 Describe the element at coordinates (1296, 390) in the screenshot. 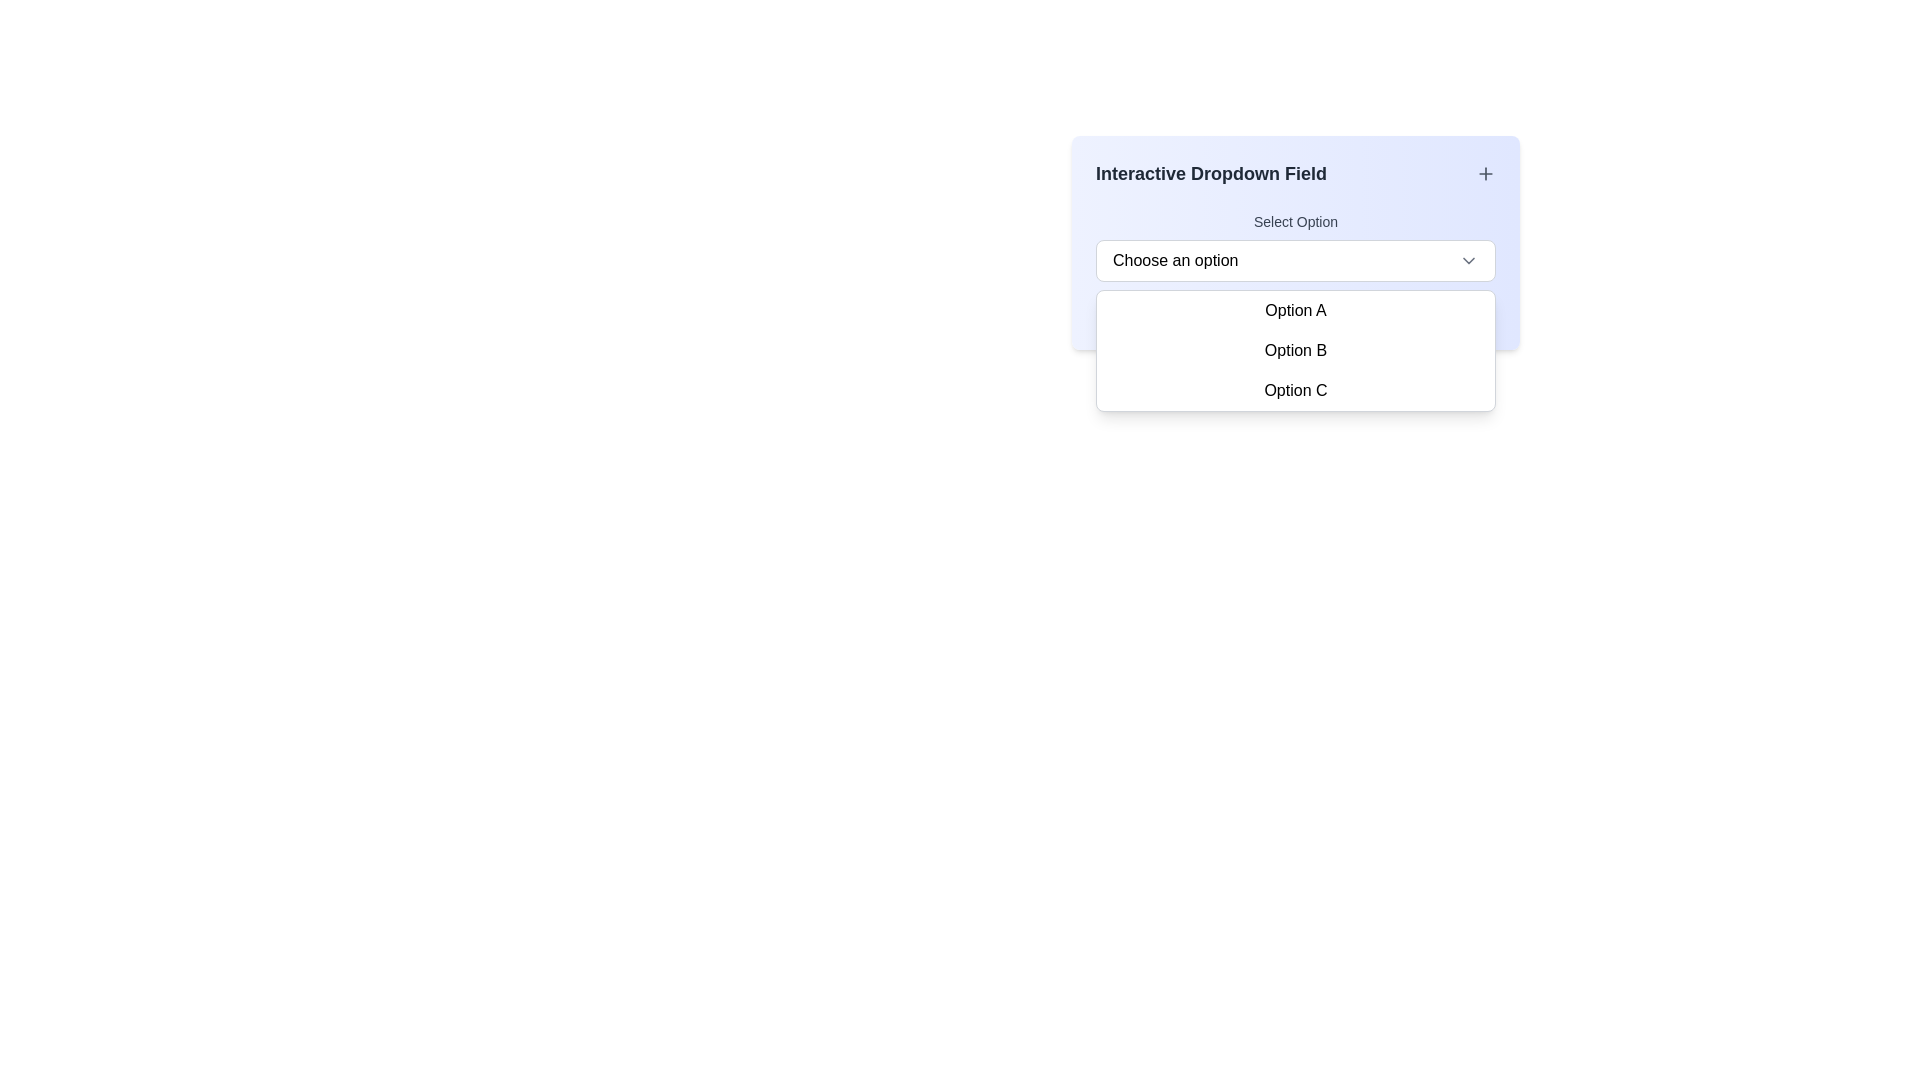

I see `the third option labeled 'Option C' in the dropdown menu` at that location.